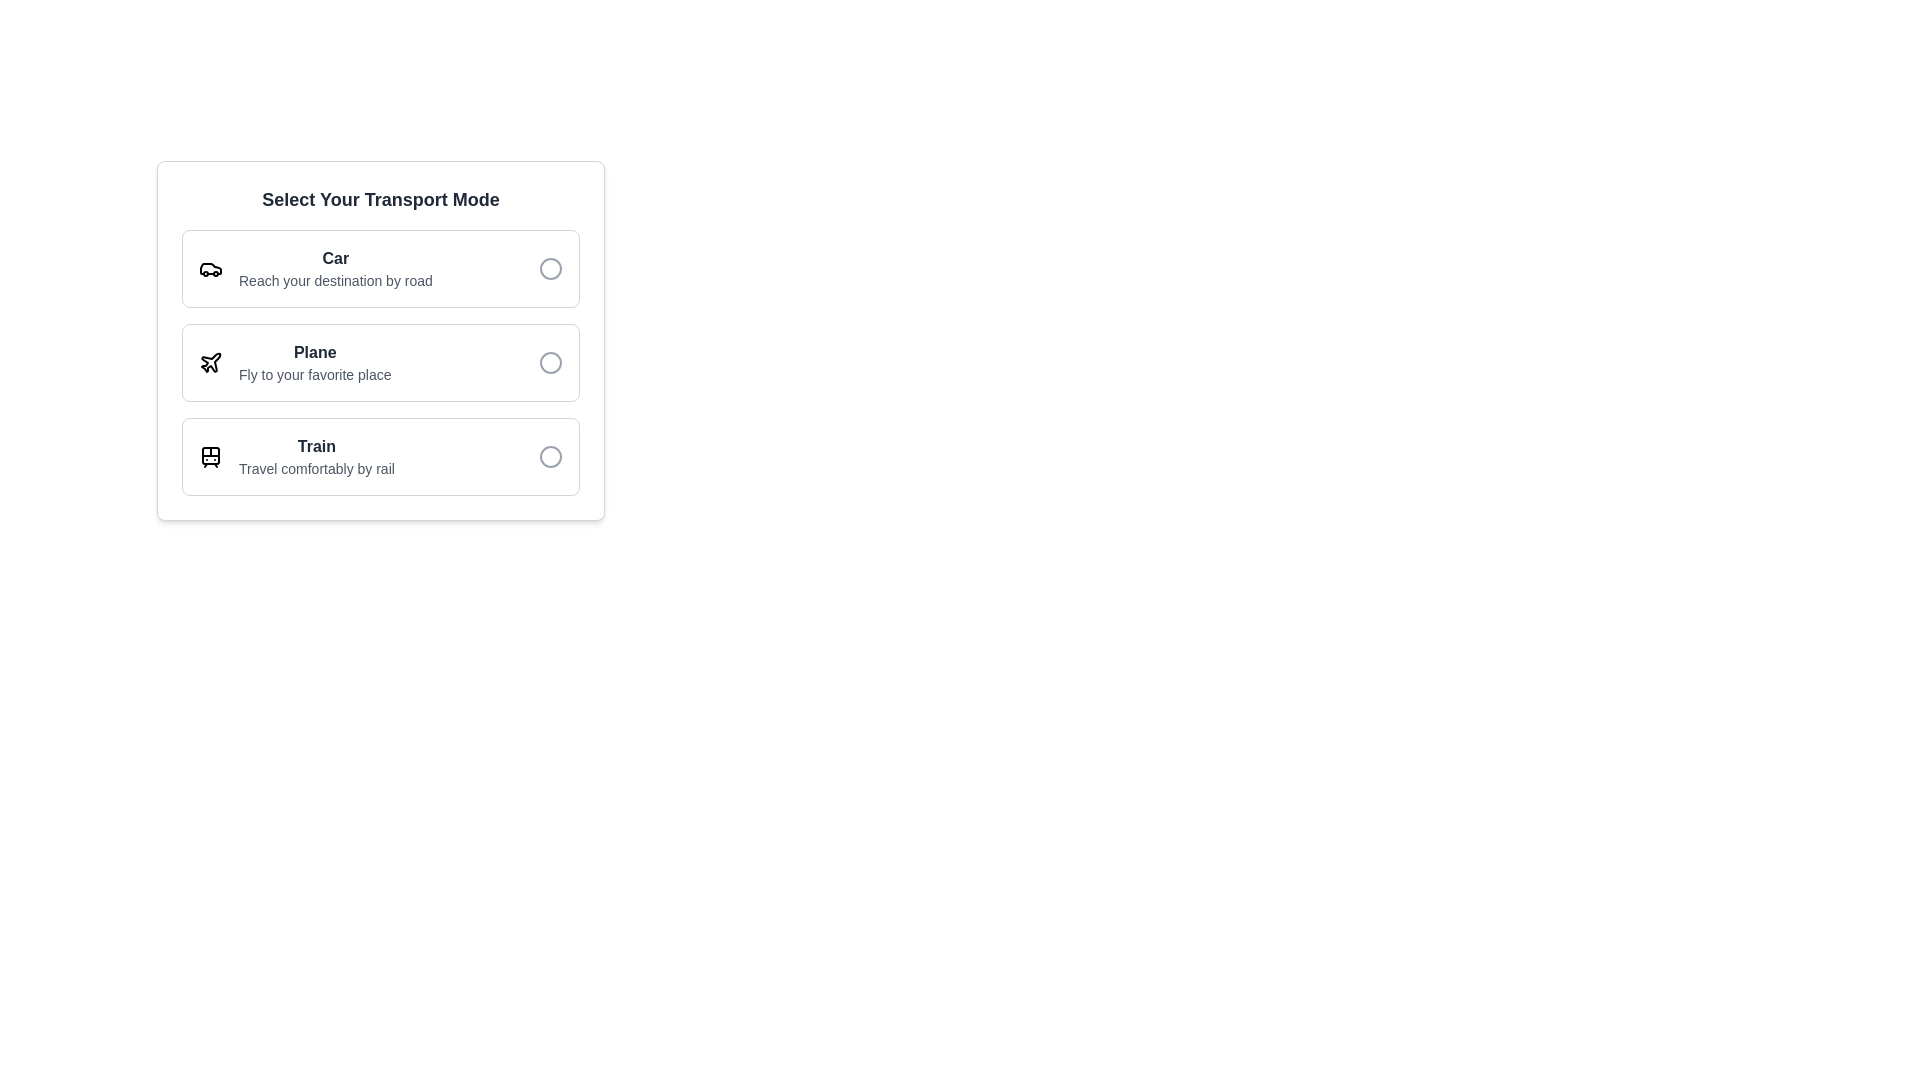 The image size is (1920, 1080). Describe the element at coordinates (335, 257) in the screenshot. I see `the bold text label 'Car' which is part of the transportation options panel, positioned above the smaller text 'Reach your destination by road'` at that location.